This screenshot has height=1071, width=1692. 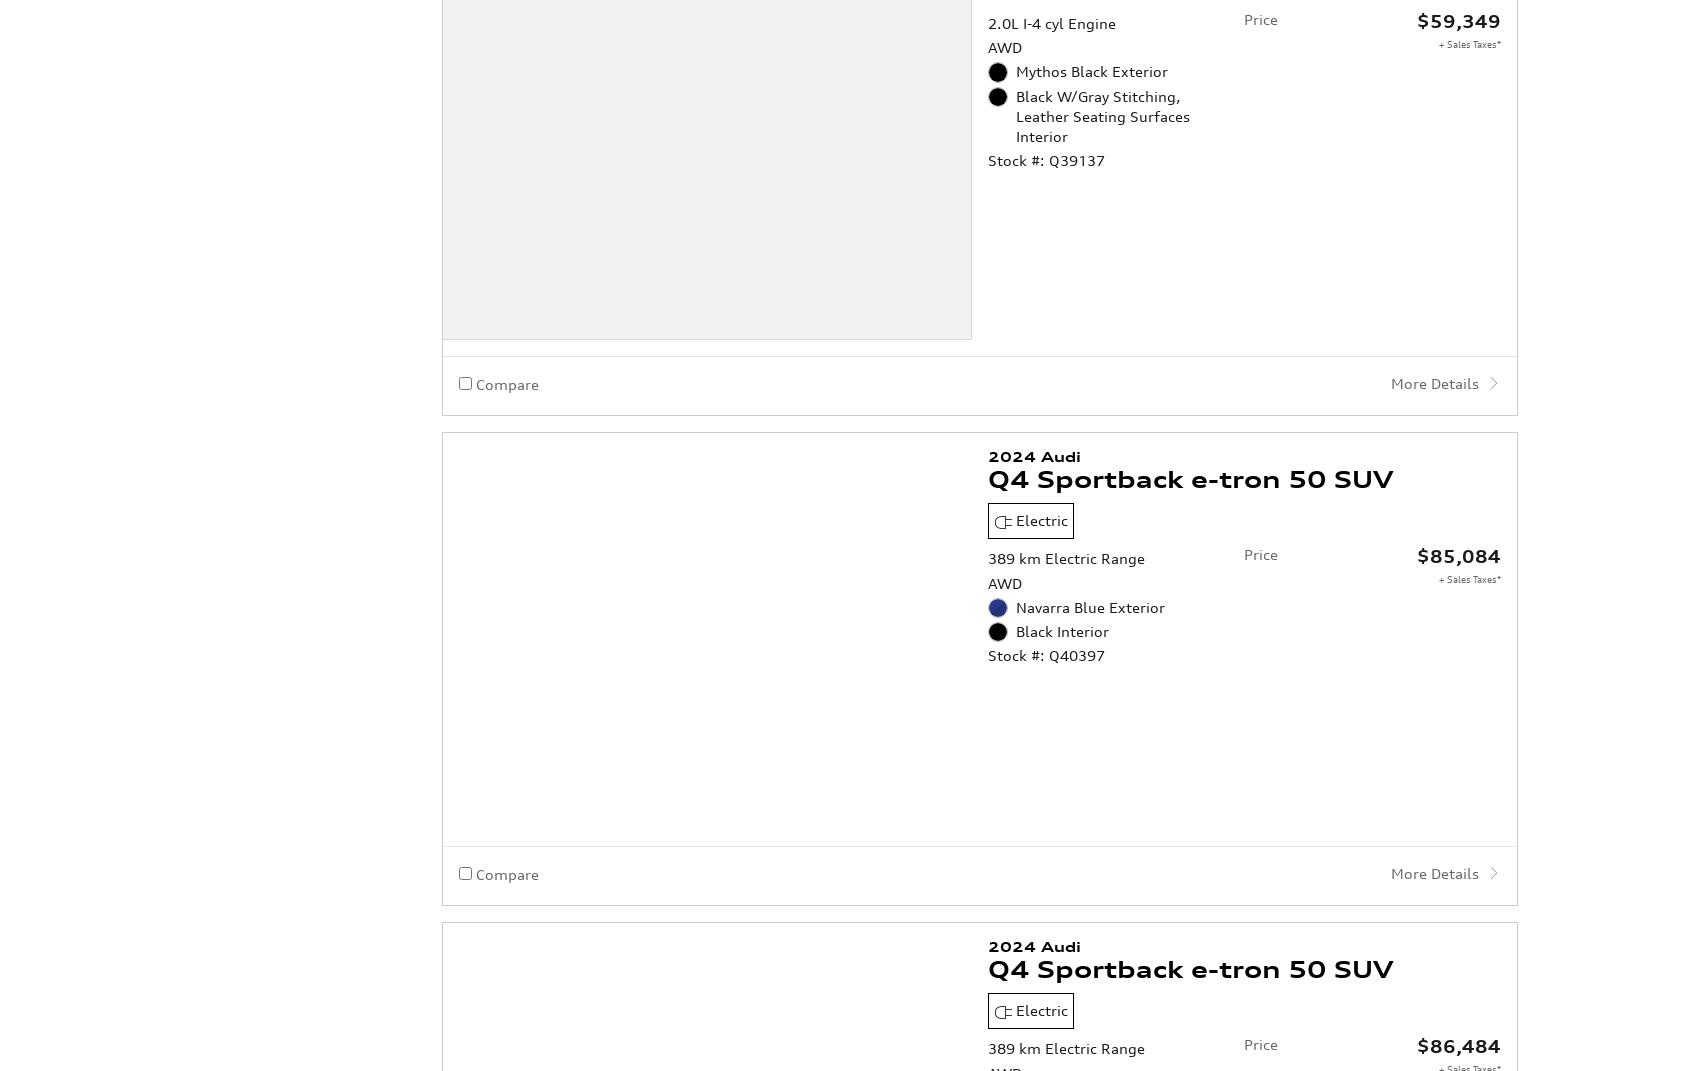 I want to click on 'Black W/Gray Stitching, Leather Seating Surfaces Interior', so click(x=1103, y=34).